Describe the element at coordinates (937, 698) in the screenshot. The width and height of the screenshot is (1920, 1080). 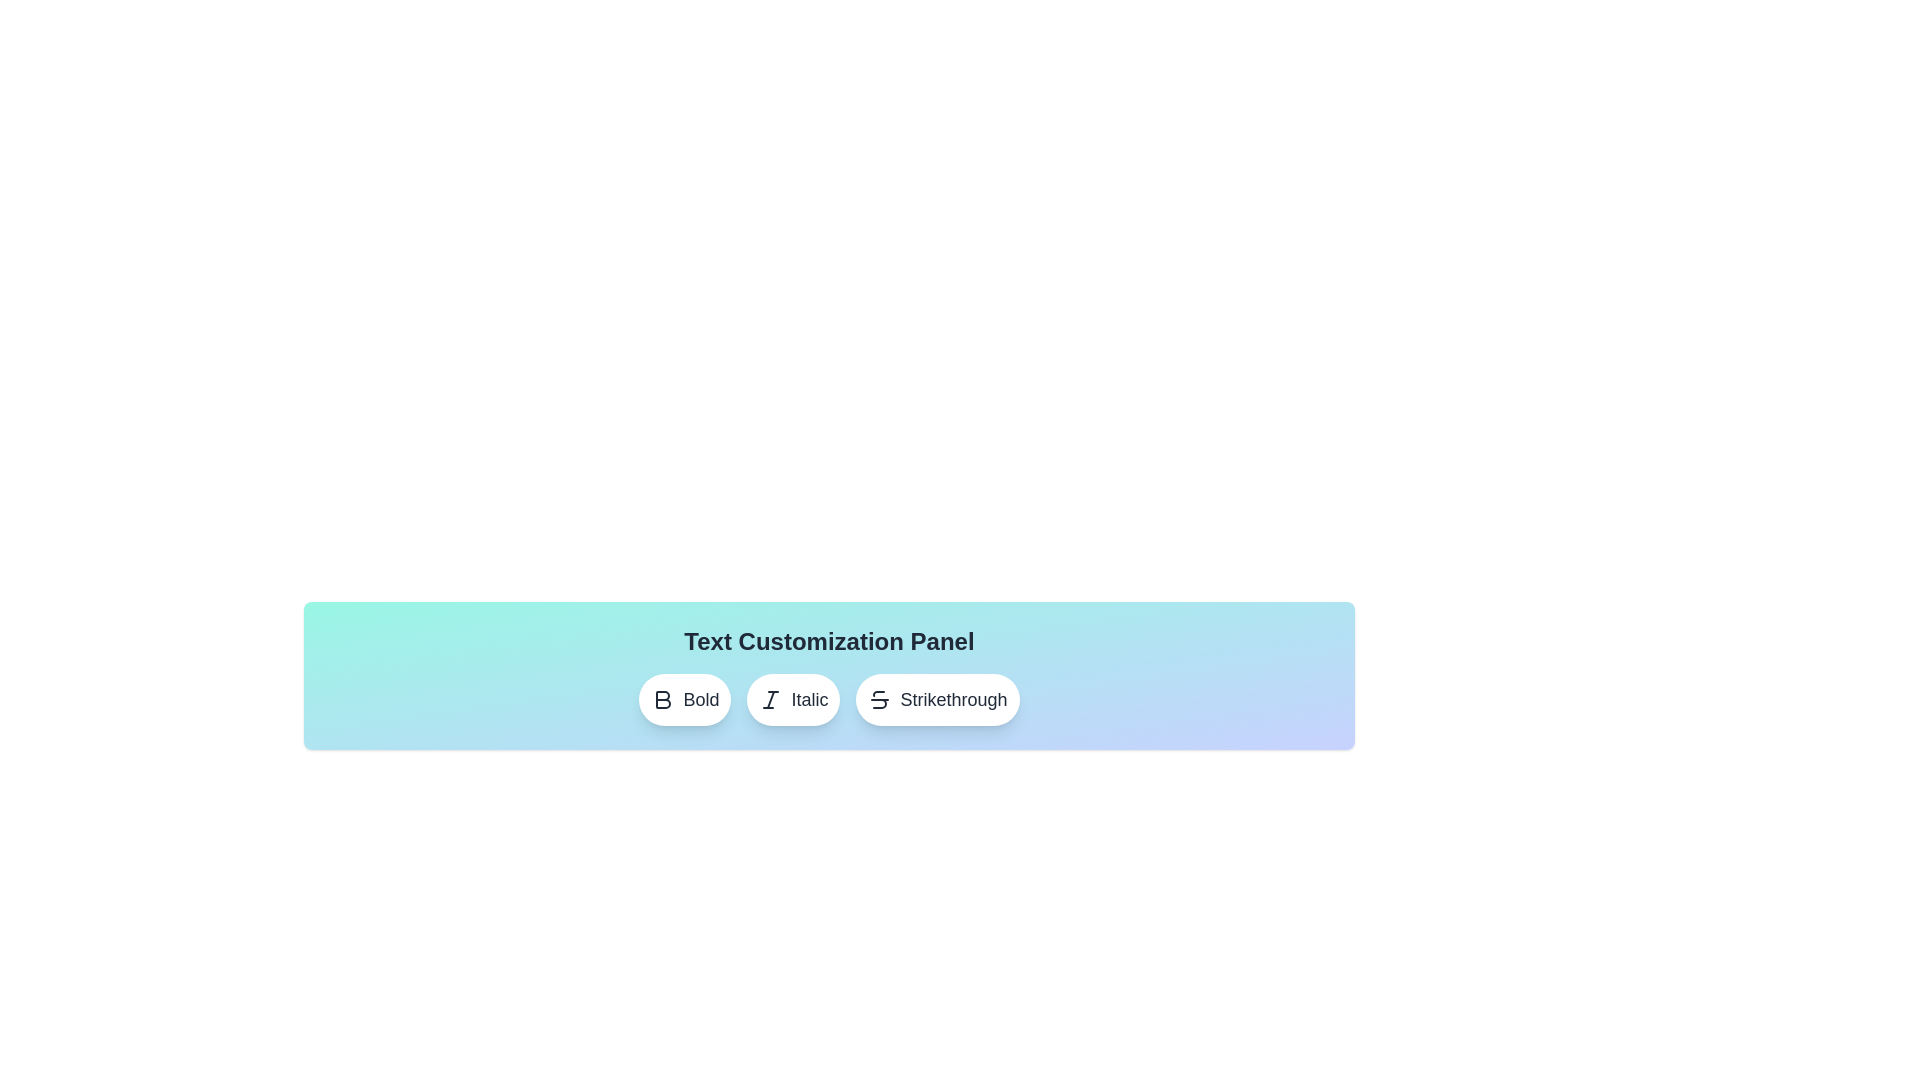
I see `the 'Strikethrough' button which is the third button in a horizontal group of buttons, featuring a strikethrough icon and dark gray text on a white background, to apply strikethrough formatting` at that location.